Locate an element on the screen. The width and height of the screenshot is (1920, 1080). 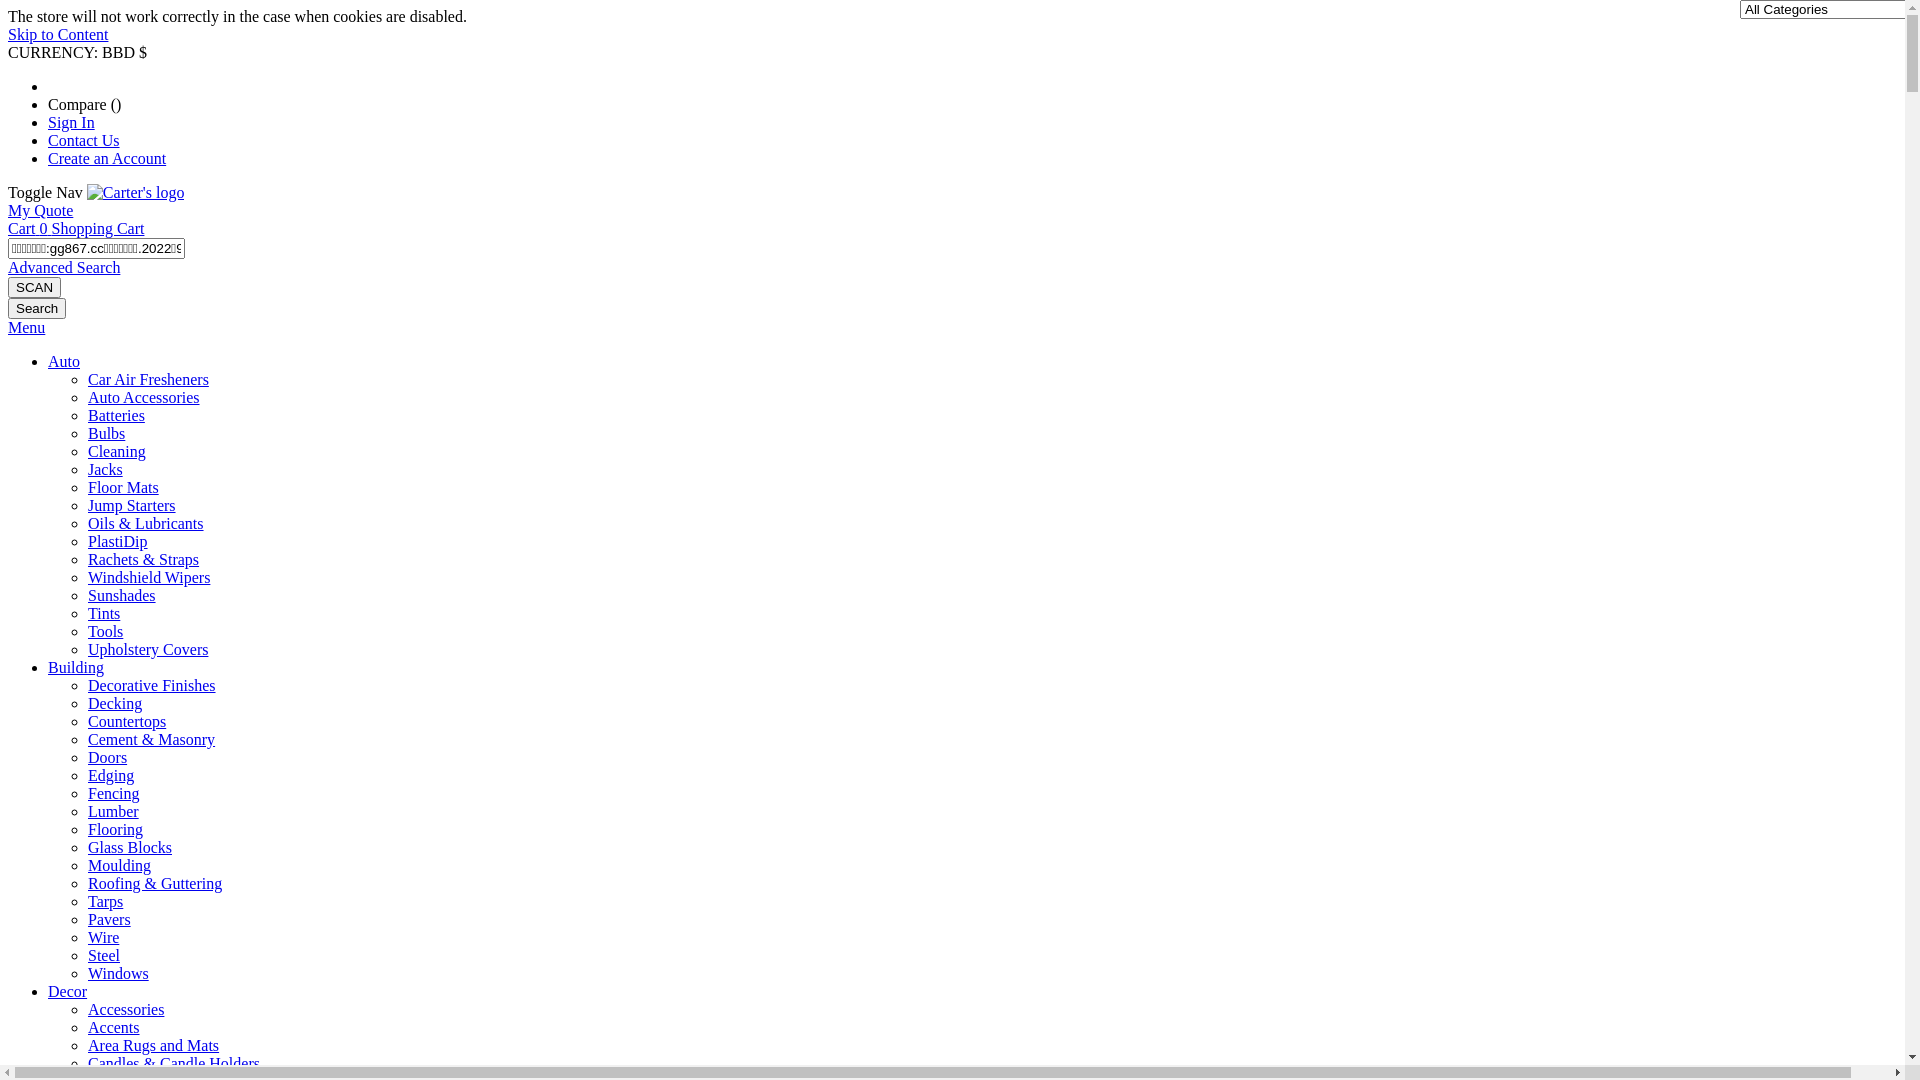
'Compare ()' is located at coordinates (83, 104).